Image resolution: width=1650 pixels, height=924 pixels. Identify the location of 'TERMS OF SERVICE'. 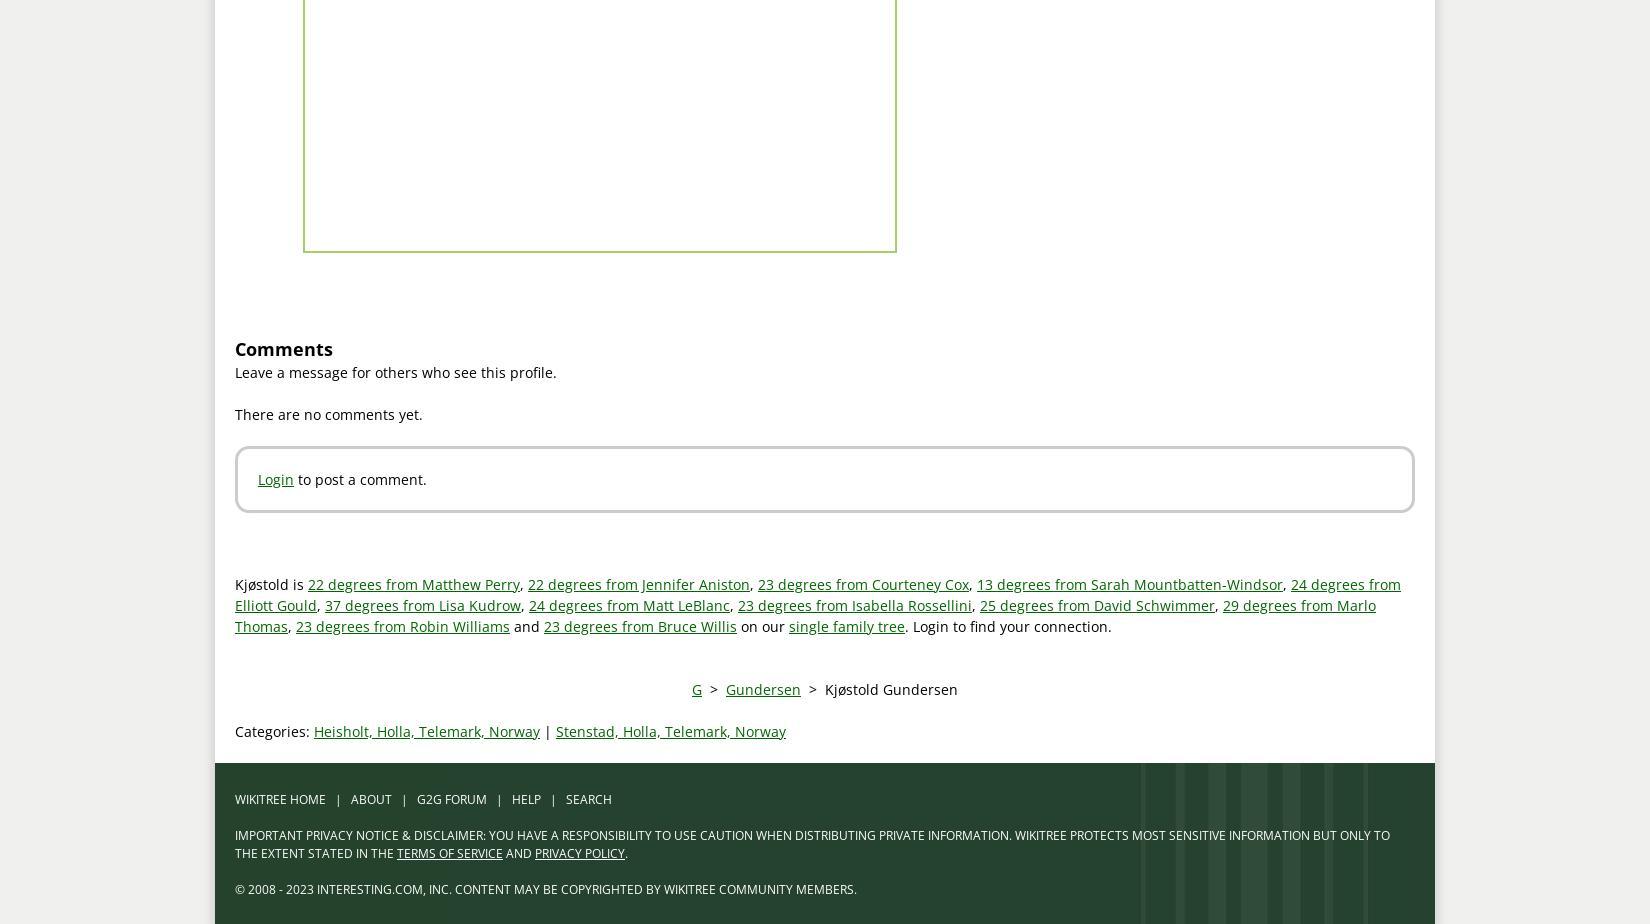
(448, 852).